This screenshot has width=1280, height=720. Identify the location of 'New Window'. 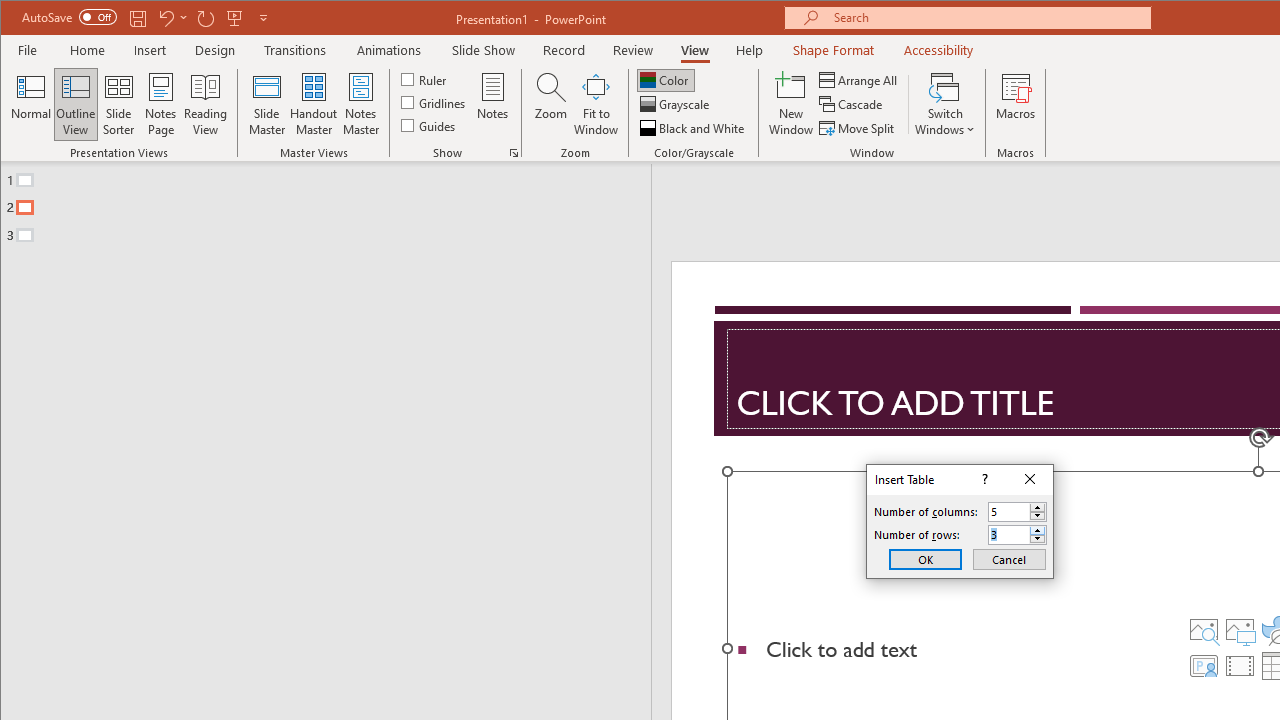
(790, 104).